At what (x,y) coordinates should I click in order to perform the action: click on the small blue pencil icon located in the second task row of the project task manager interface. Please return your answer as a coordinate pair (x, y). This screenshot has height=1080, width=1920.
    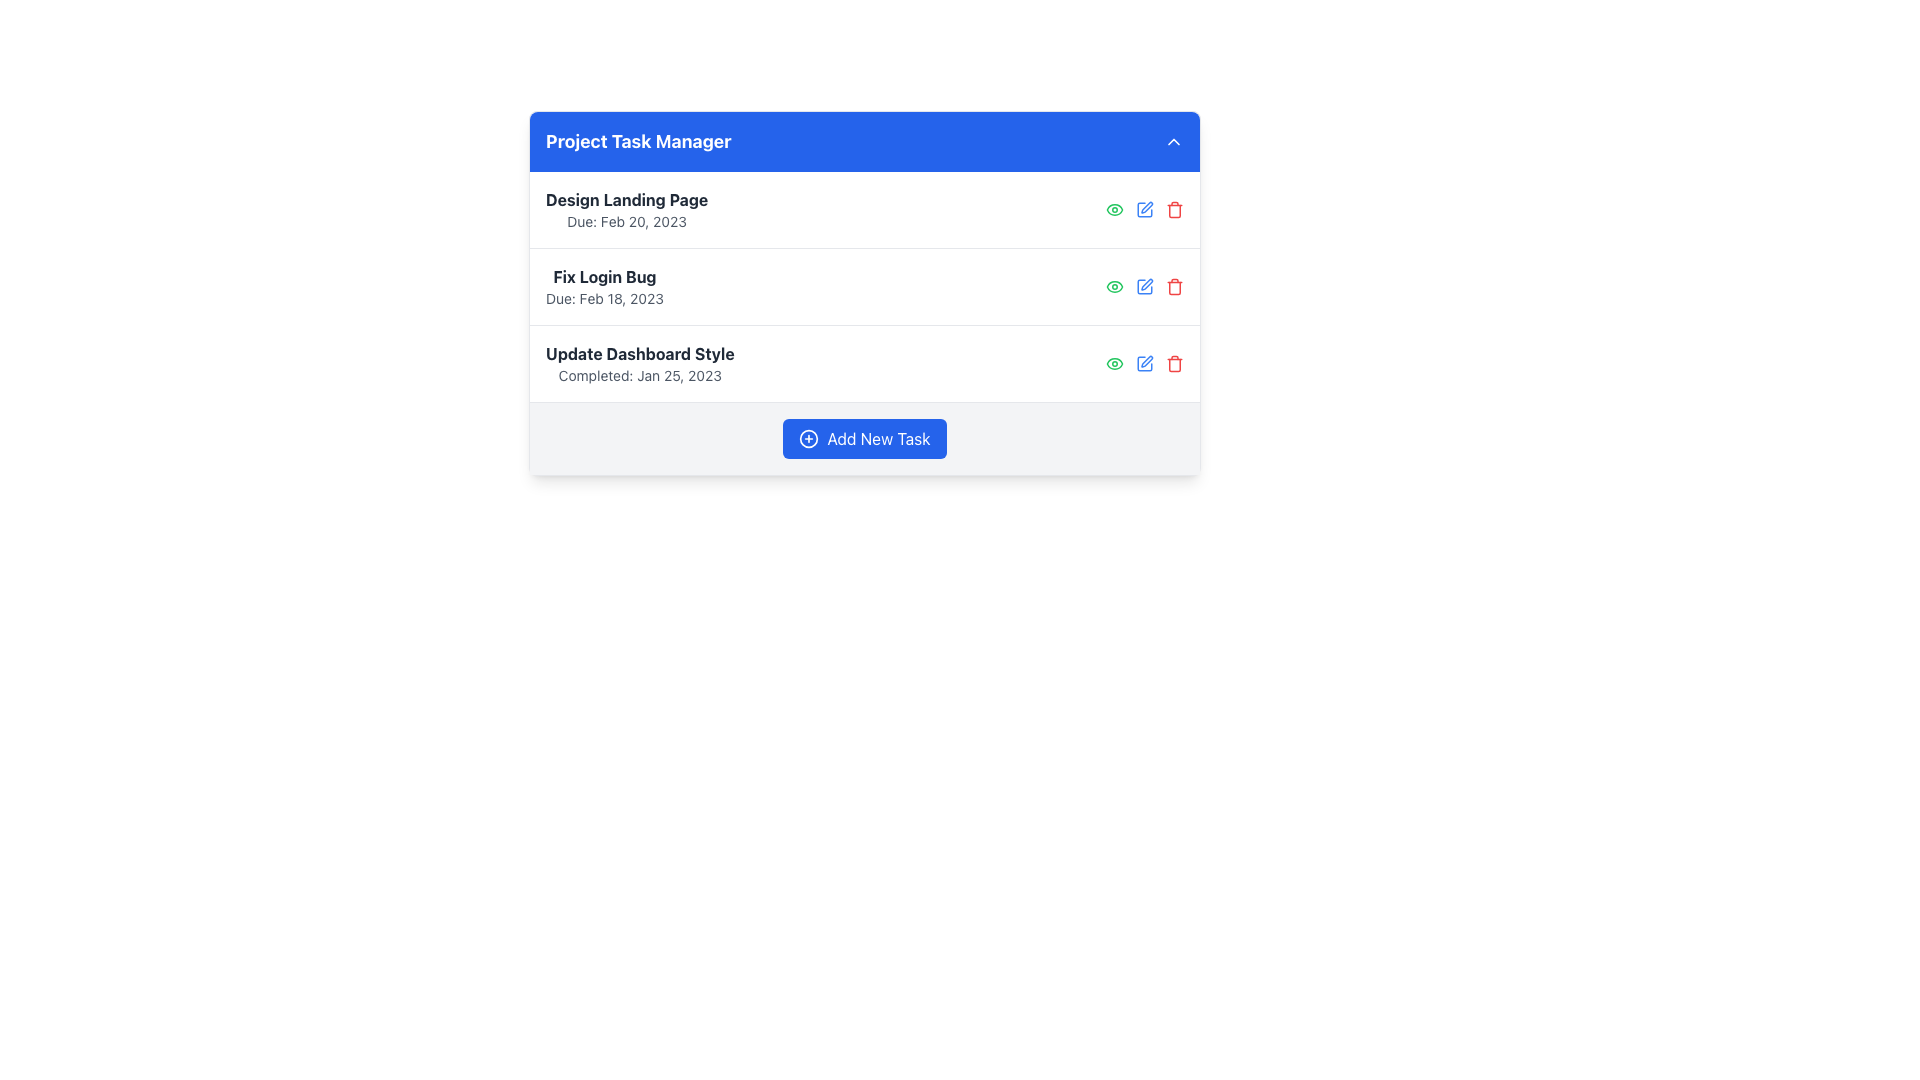
    Looking at the image, I should click on (1145, 286).